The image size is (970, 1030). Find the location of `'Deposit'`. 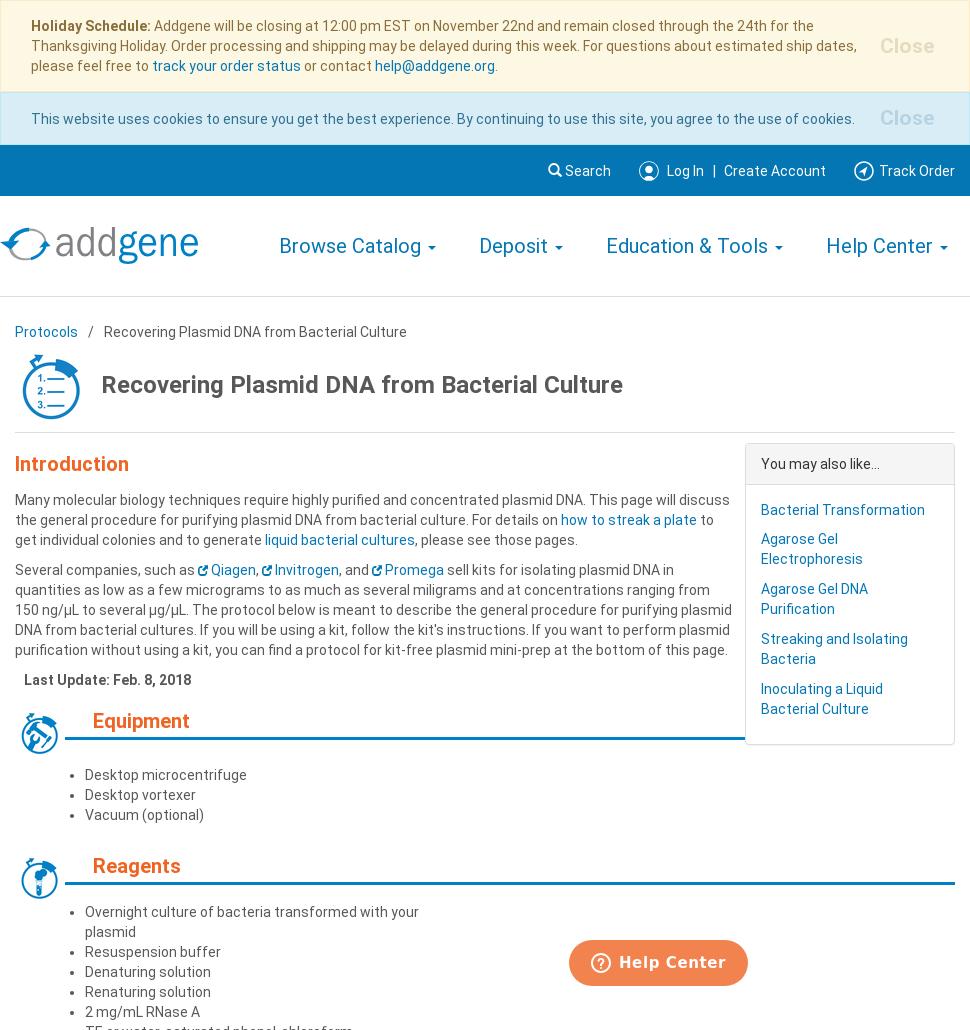

'Deposit' is located at coordinates (516, 245).